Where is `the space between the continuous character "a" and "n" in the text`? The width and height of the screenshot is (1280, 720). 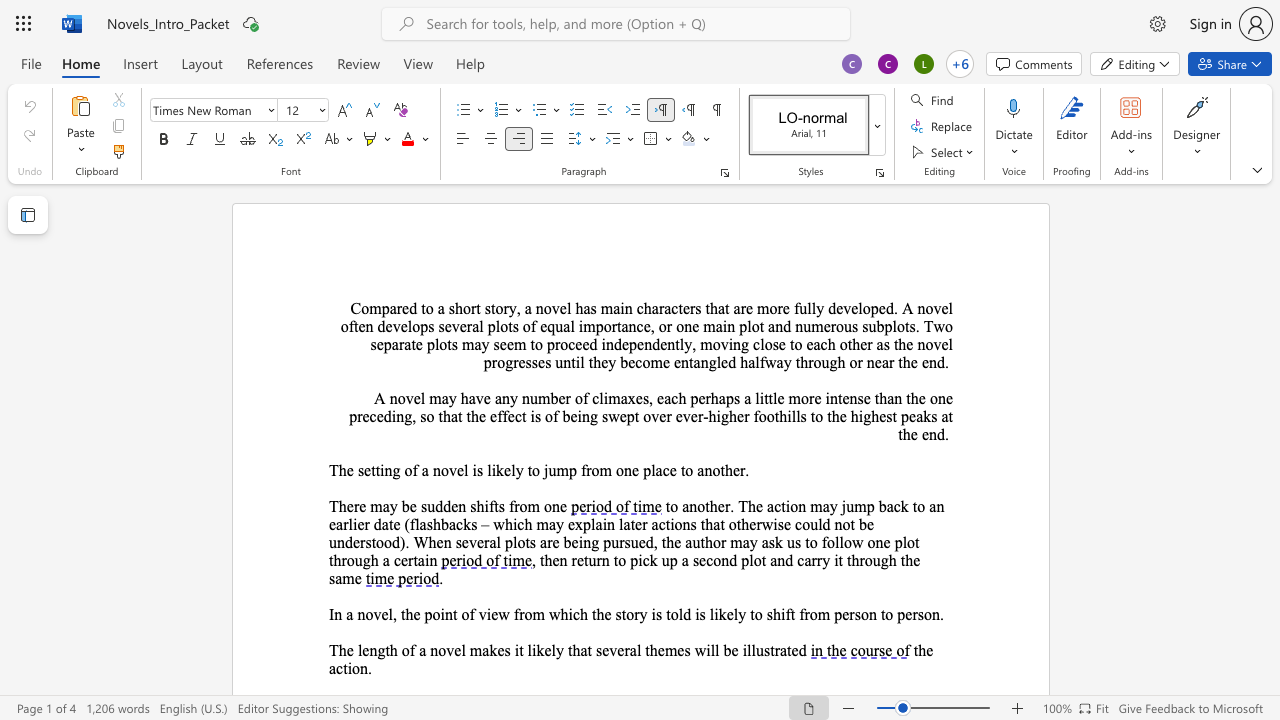
the space between the continuous character "a" and "n" in the text is located at coordinates (700, 362).